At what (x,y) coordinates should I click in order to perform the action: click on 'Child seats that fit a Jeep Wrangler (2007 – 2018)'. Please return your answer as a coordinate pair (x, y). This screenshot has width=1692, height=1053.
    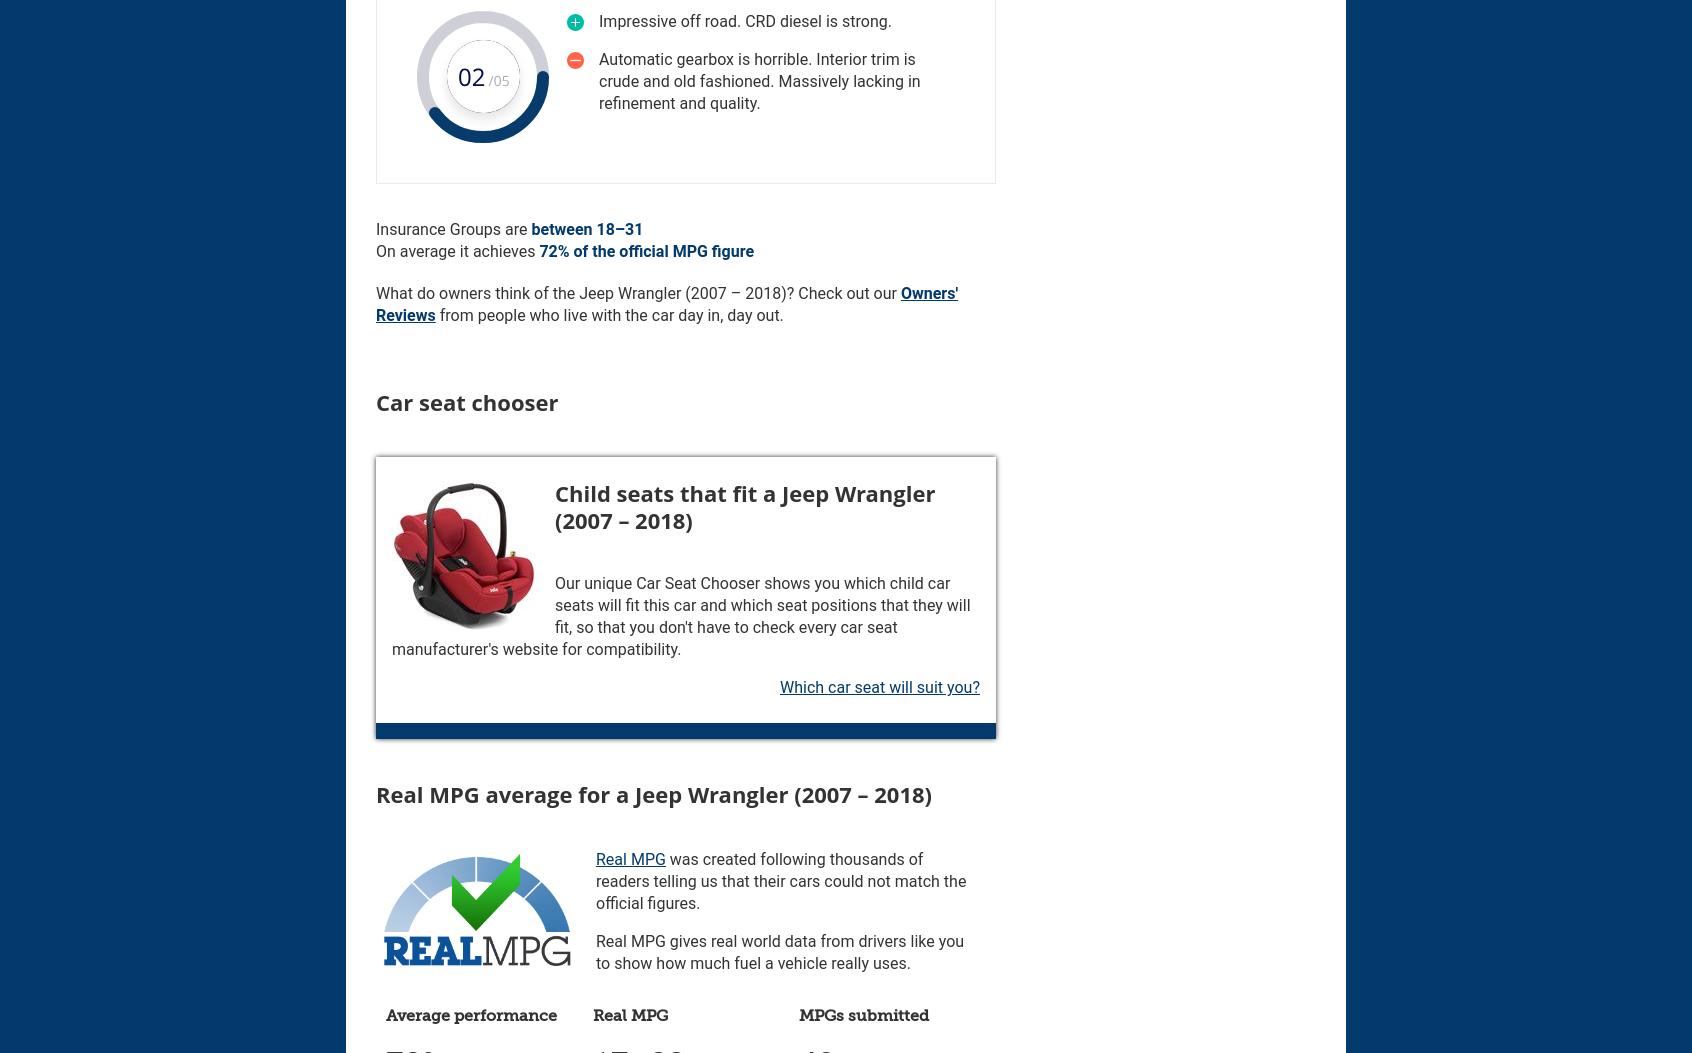
    Looking at the image, I should click on (743, 505).